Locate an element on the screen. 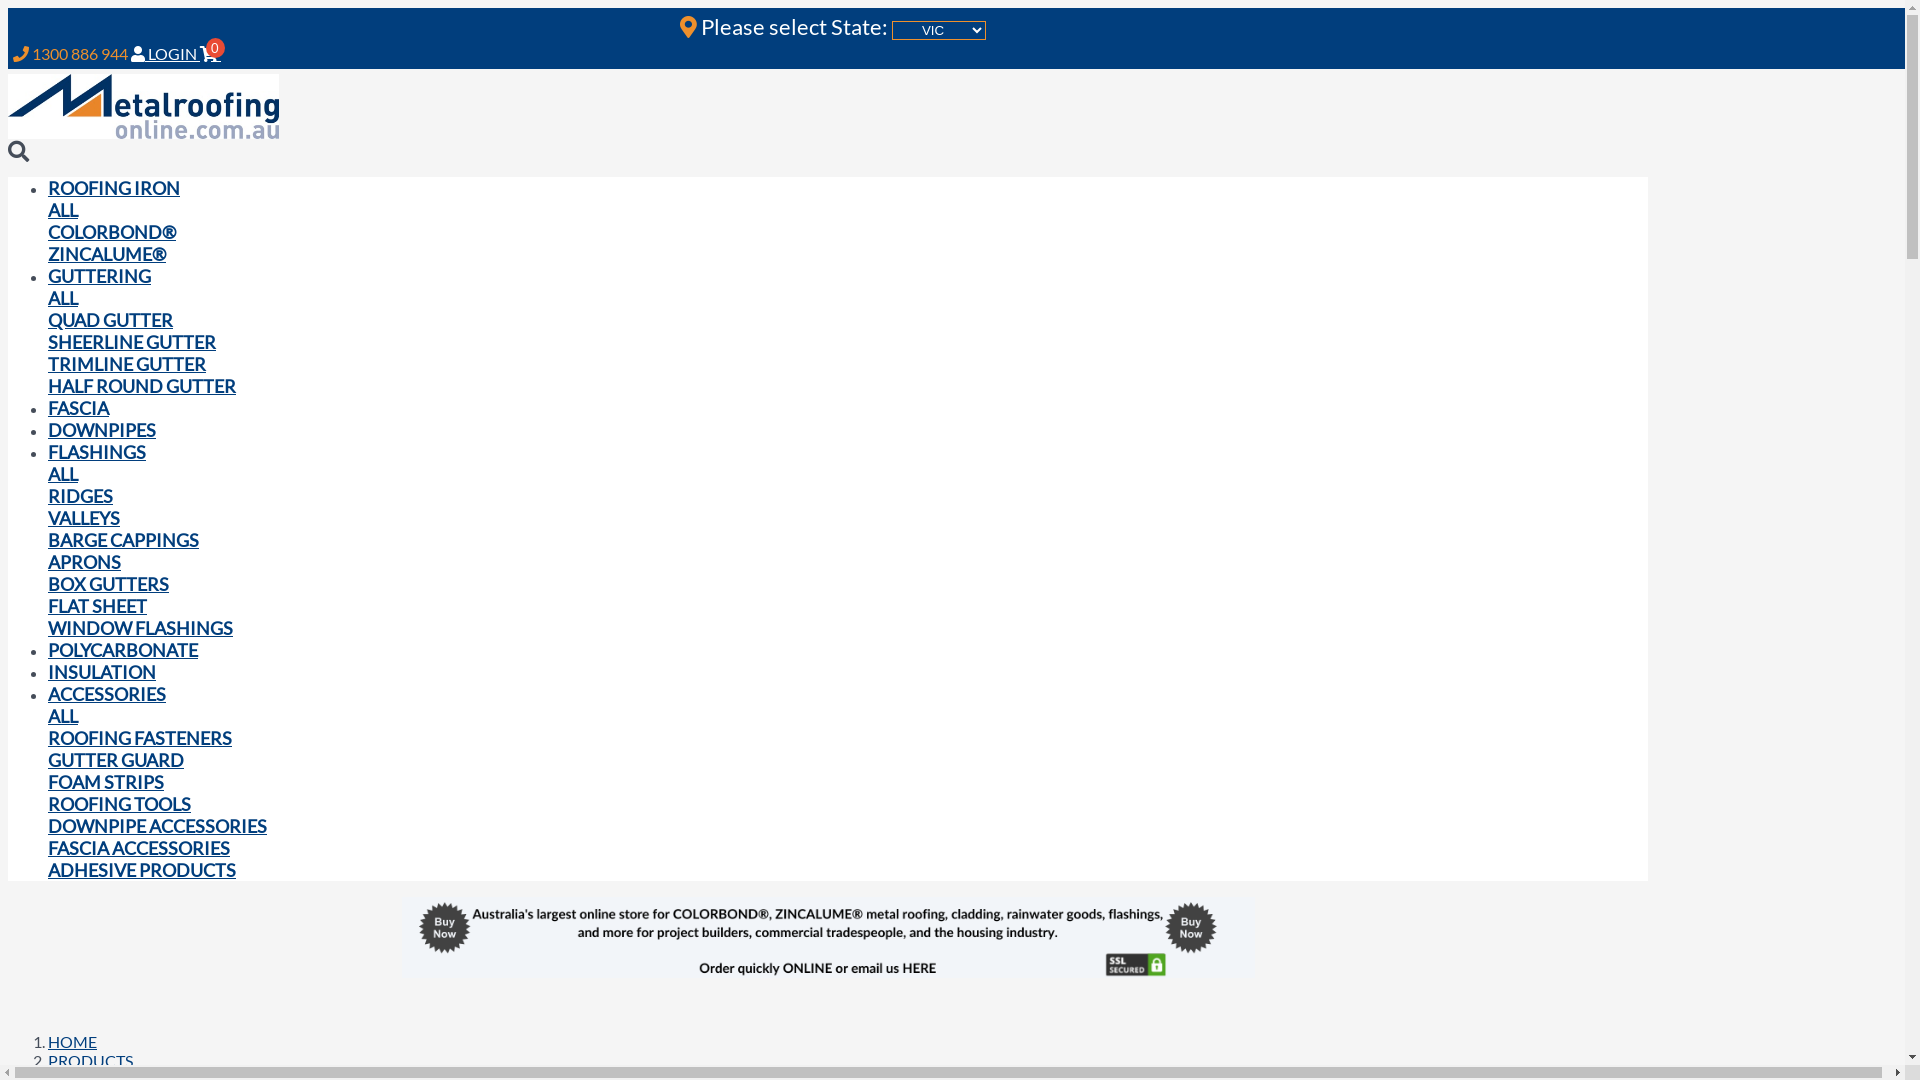  'FOAM STRIPS' is located at coordinates (104, 781).